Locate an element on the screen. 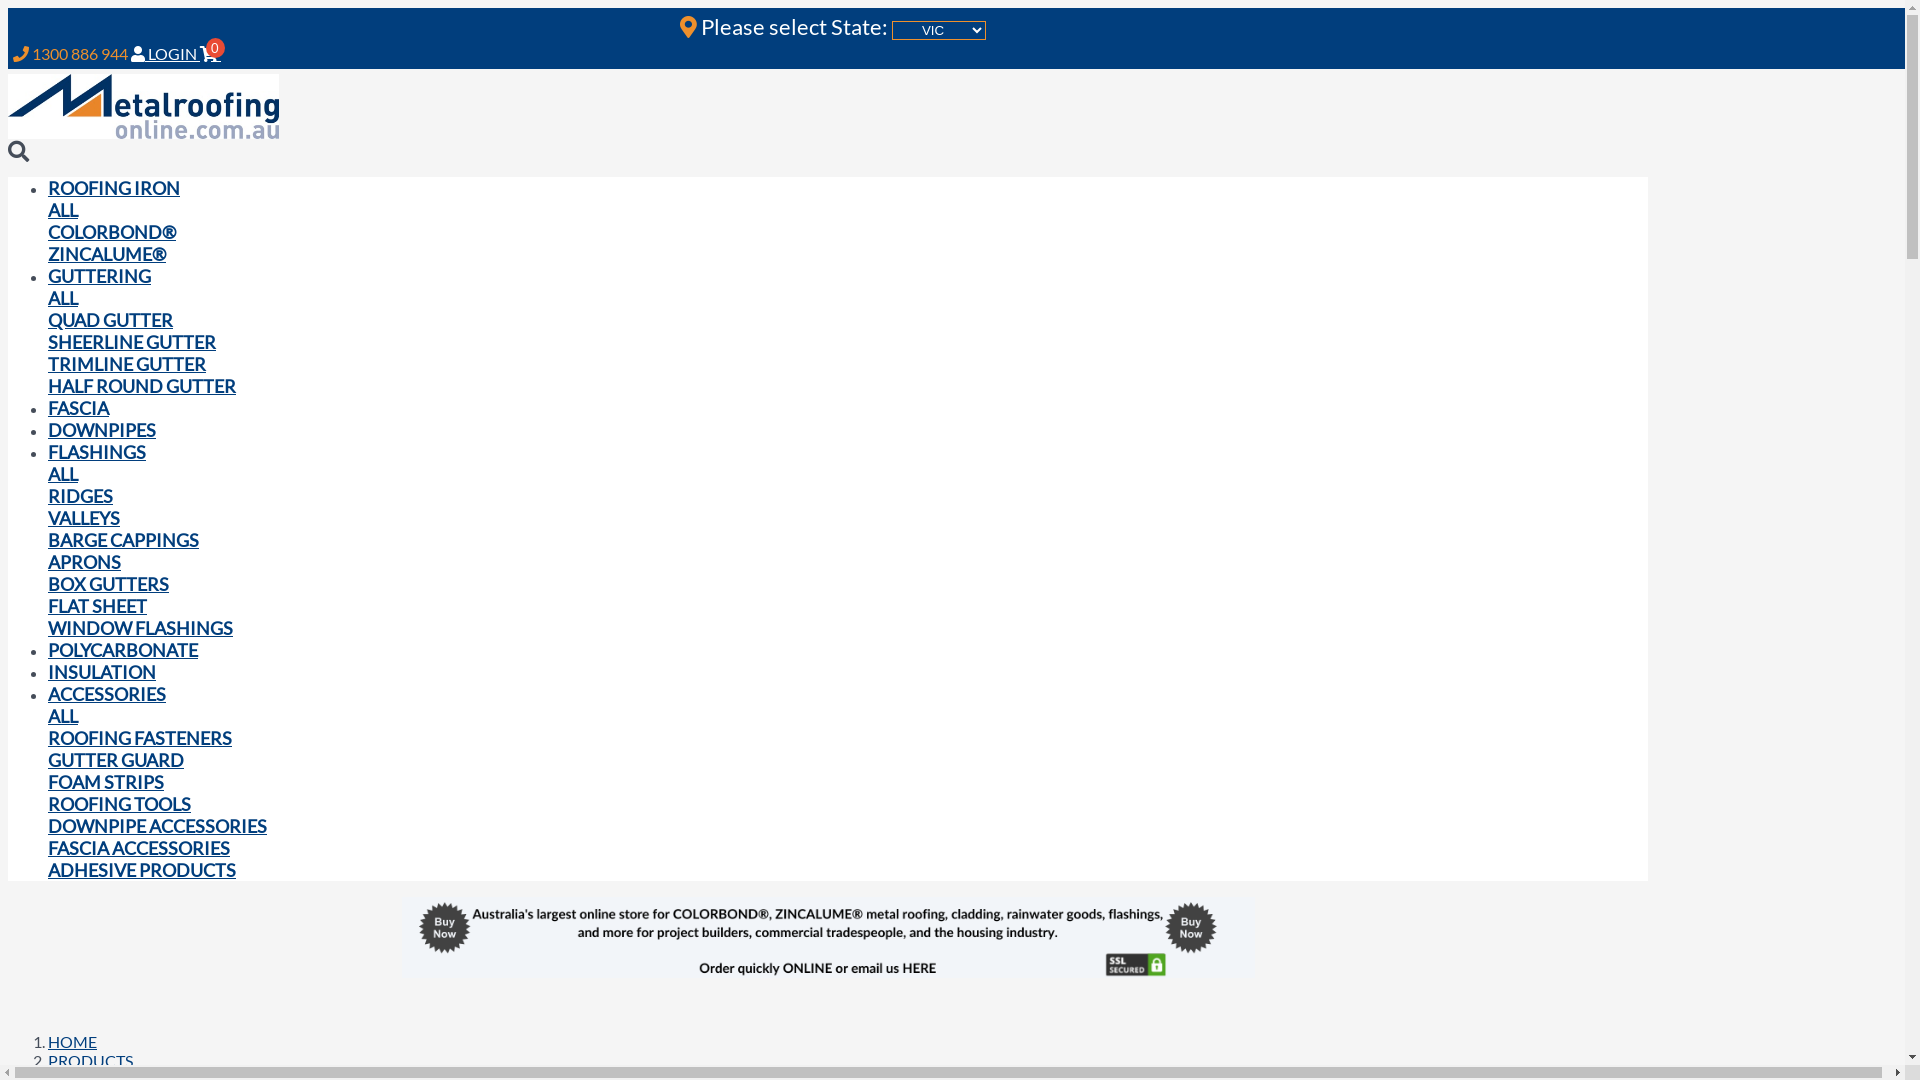  'FOAM STRIPS' is located at coordinates (104, 781).